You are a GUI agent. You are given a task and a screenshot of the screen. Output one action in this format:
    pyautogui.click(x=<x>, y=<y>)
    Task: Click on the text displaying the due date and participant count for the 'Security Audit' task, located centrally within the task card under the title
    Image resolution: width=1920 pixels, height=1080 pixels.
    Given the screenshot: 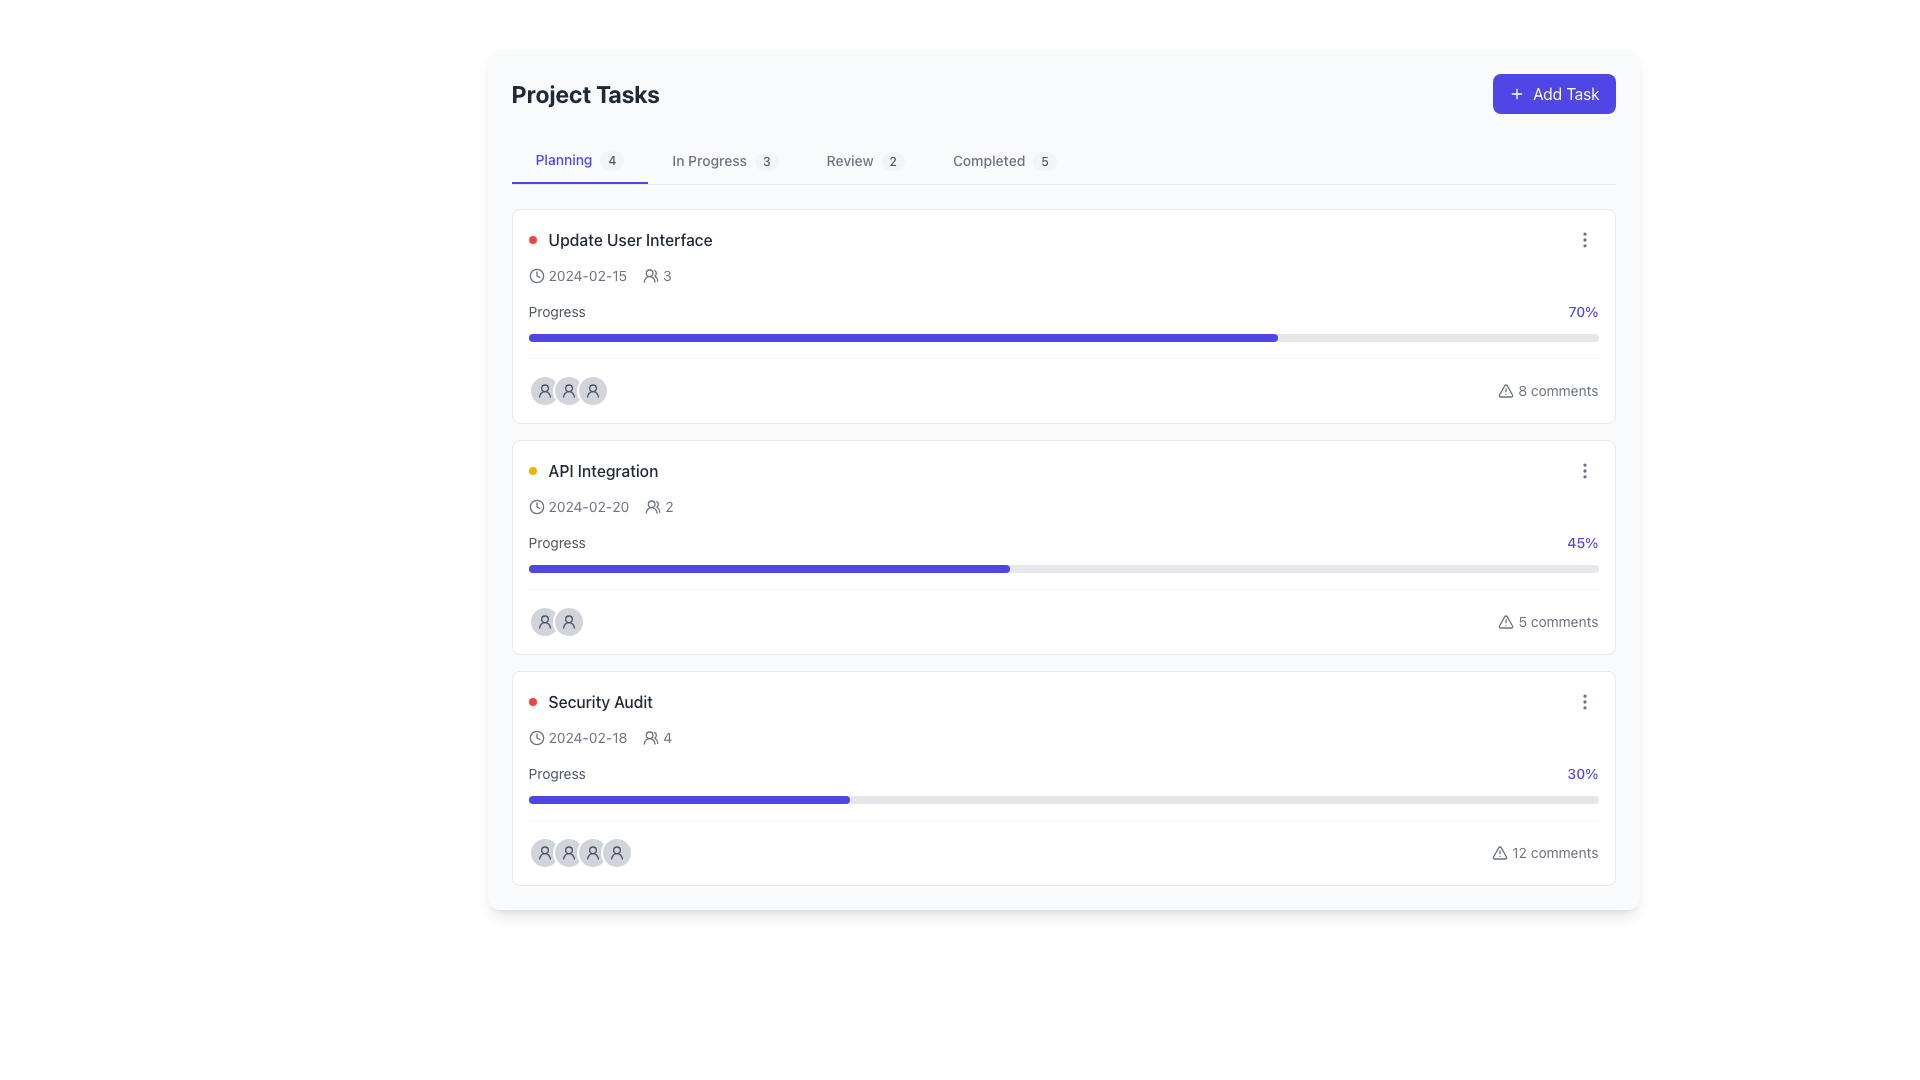 What is the action you would take?
    pyautogui.click(x=599, y=737)
    